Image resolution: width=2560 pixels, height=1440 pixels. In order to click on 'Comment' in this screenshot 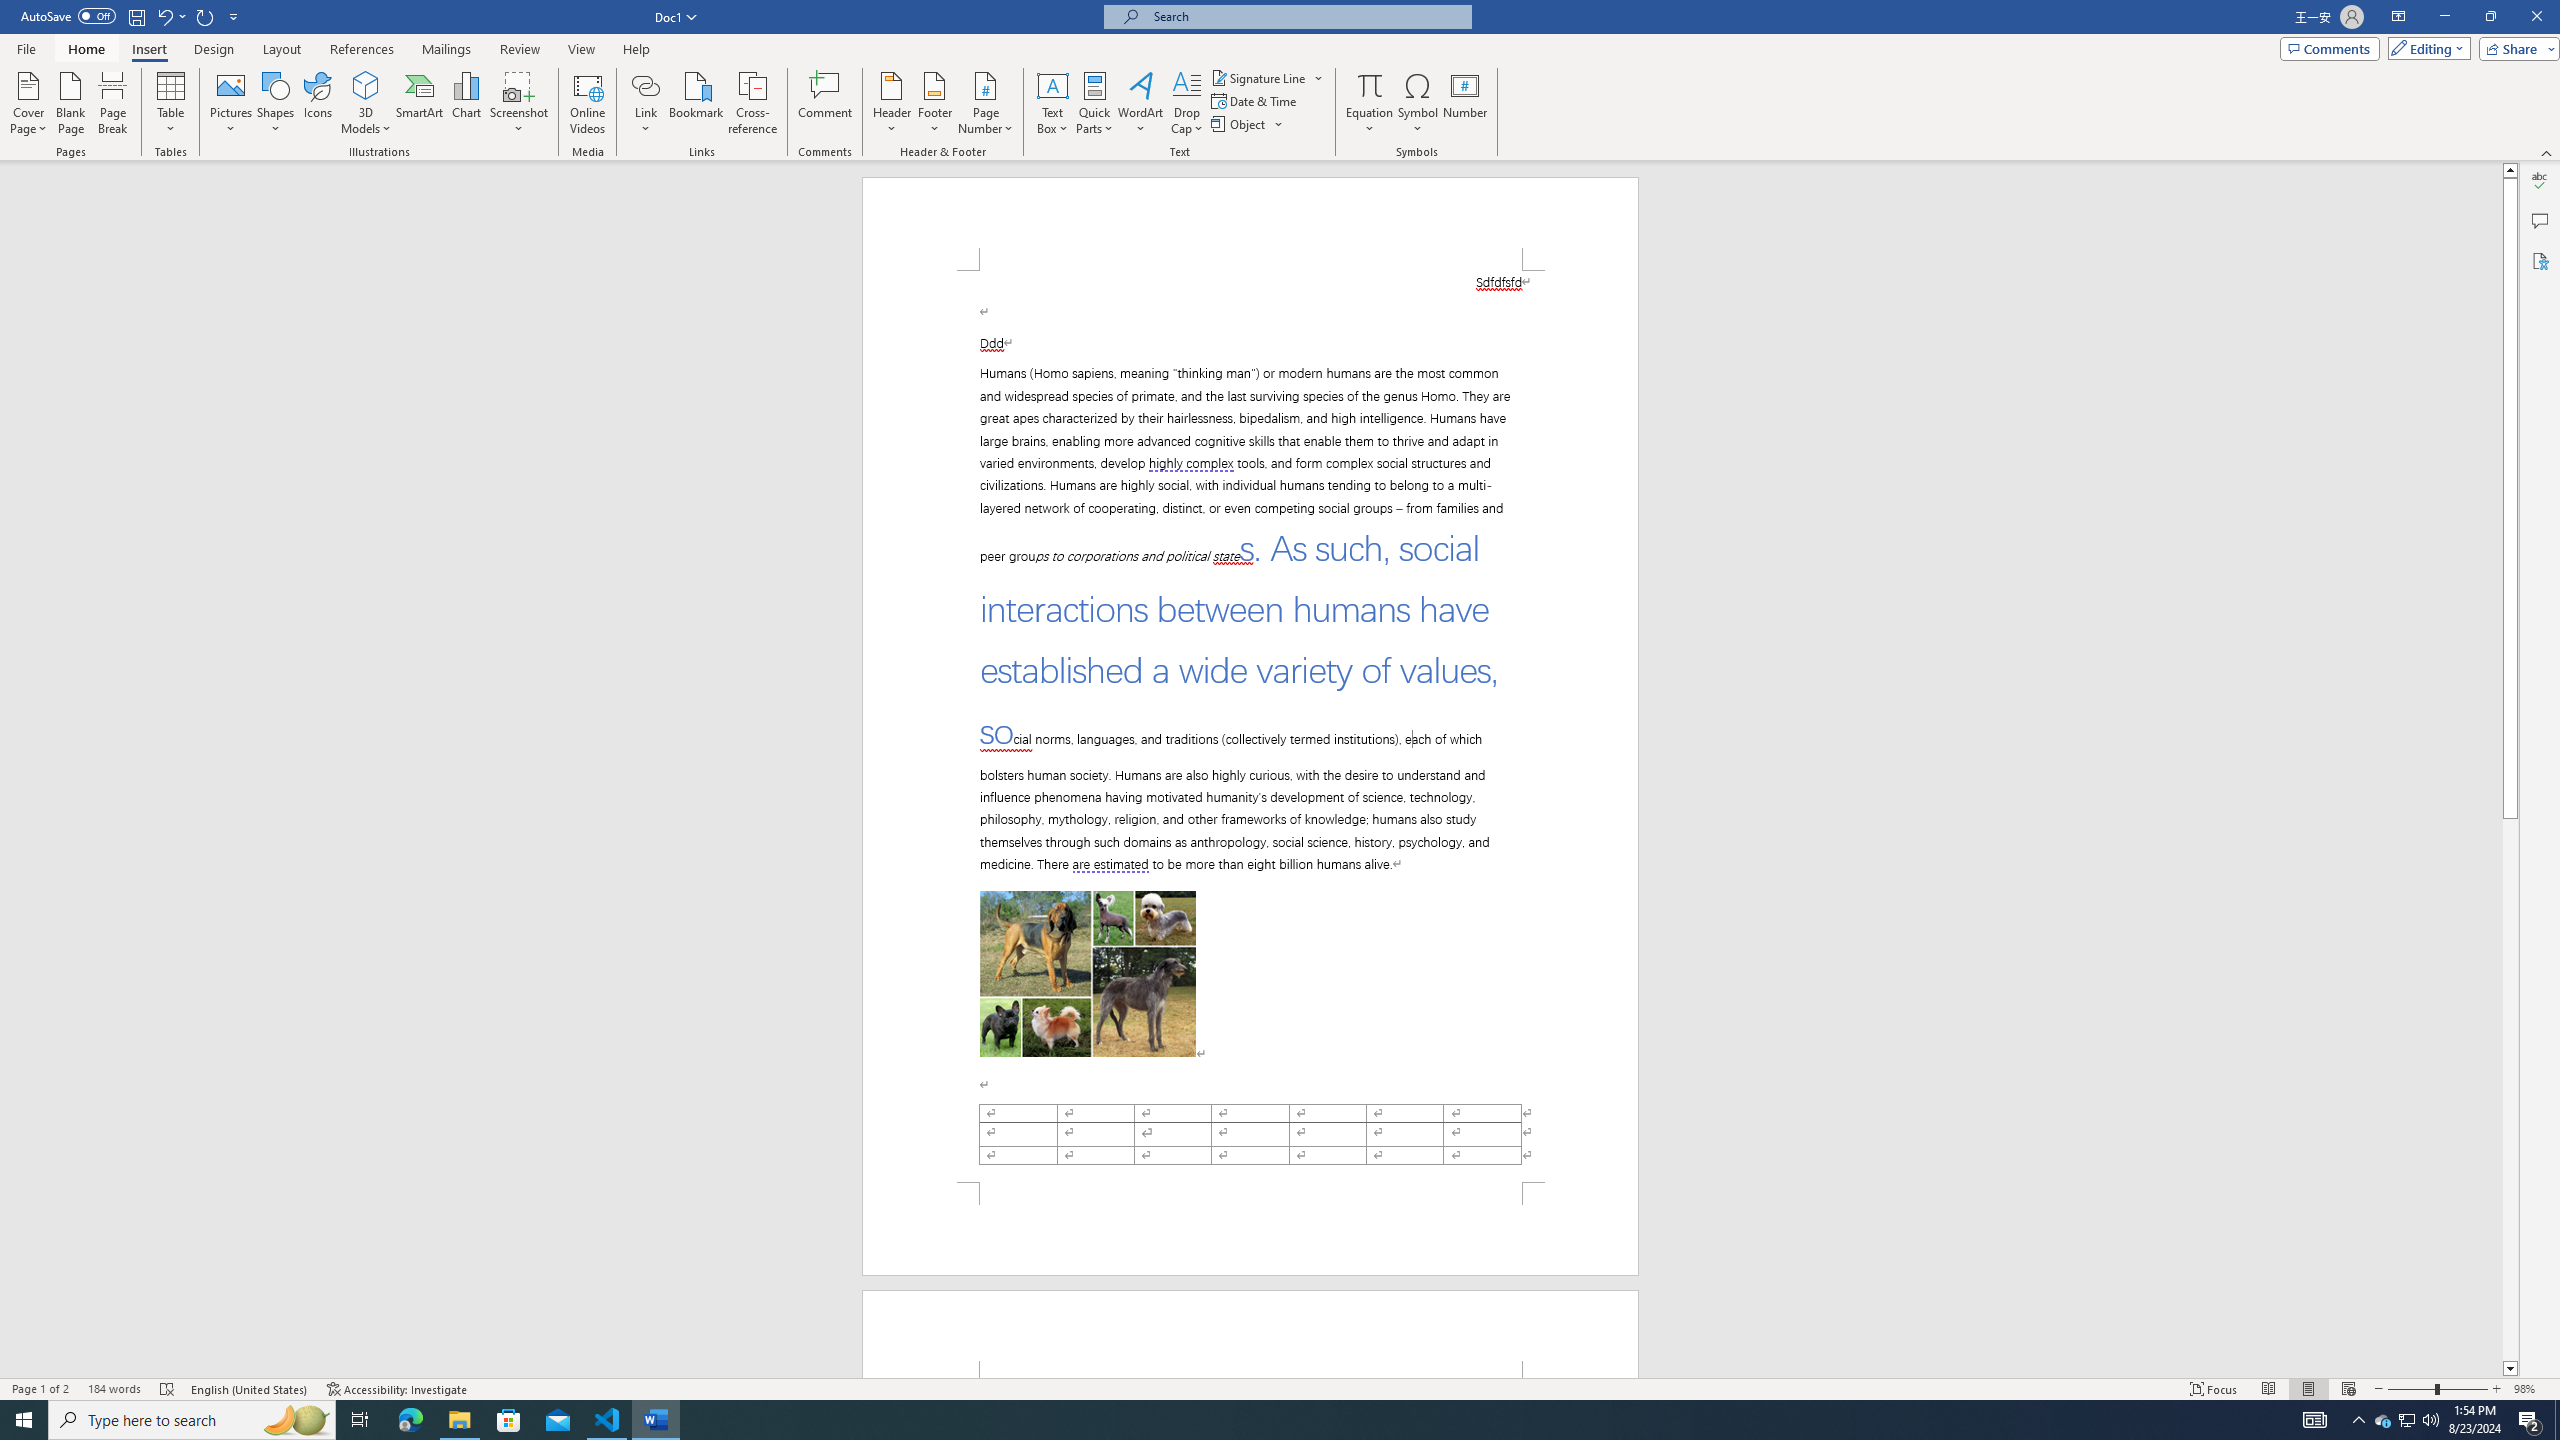, I will do `click(824, 103)`.